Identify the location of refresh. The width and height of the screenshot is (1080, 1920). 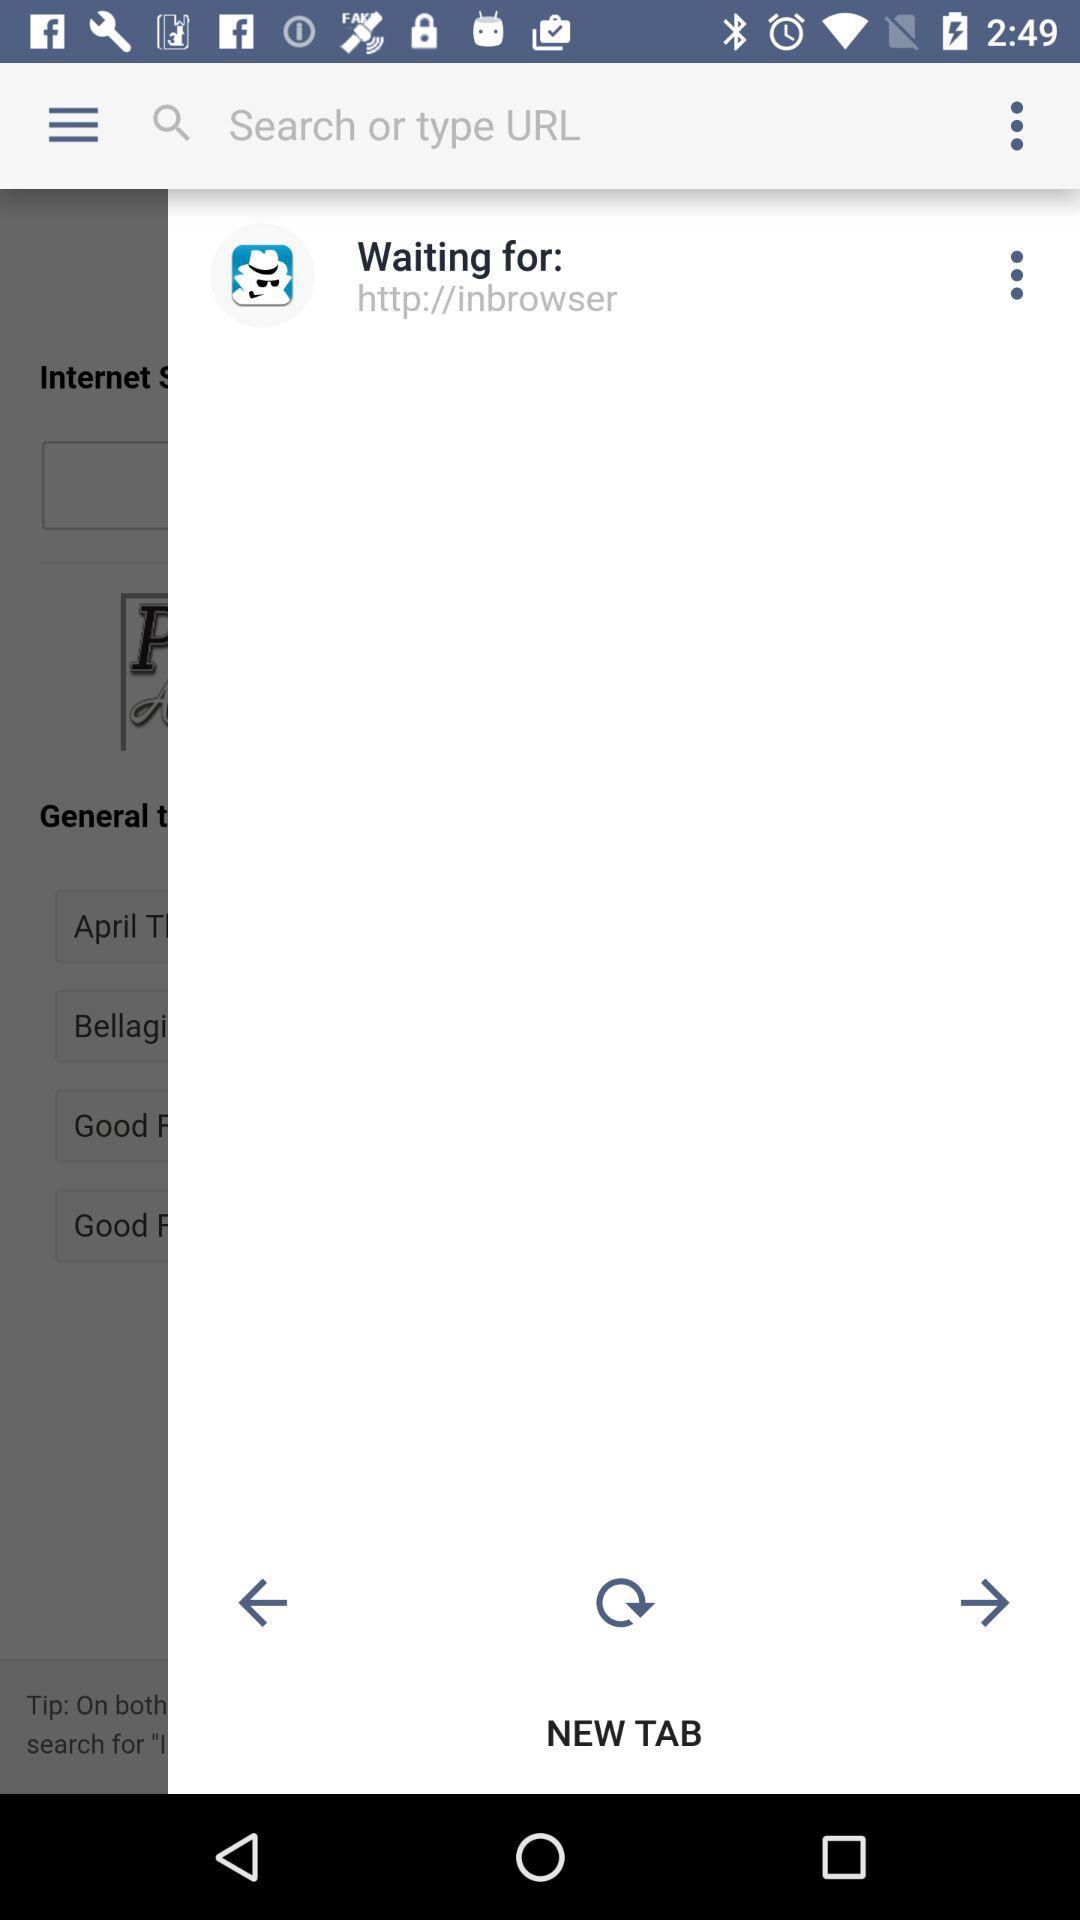
(623, 1603).